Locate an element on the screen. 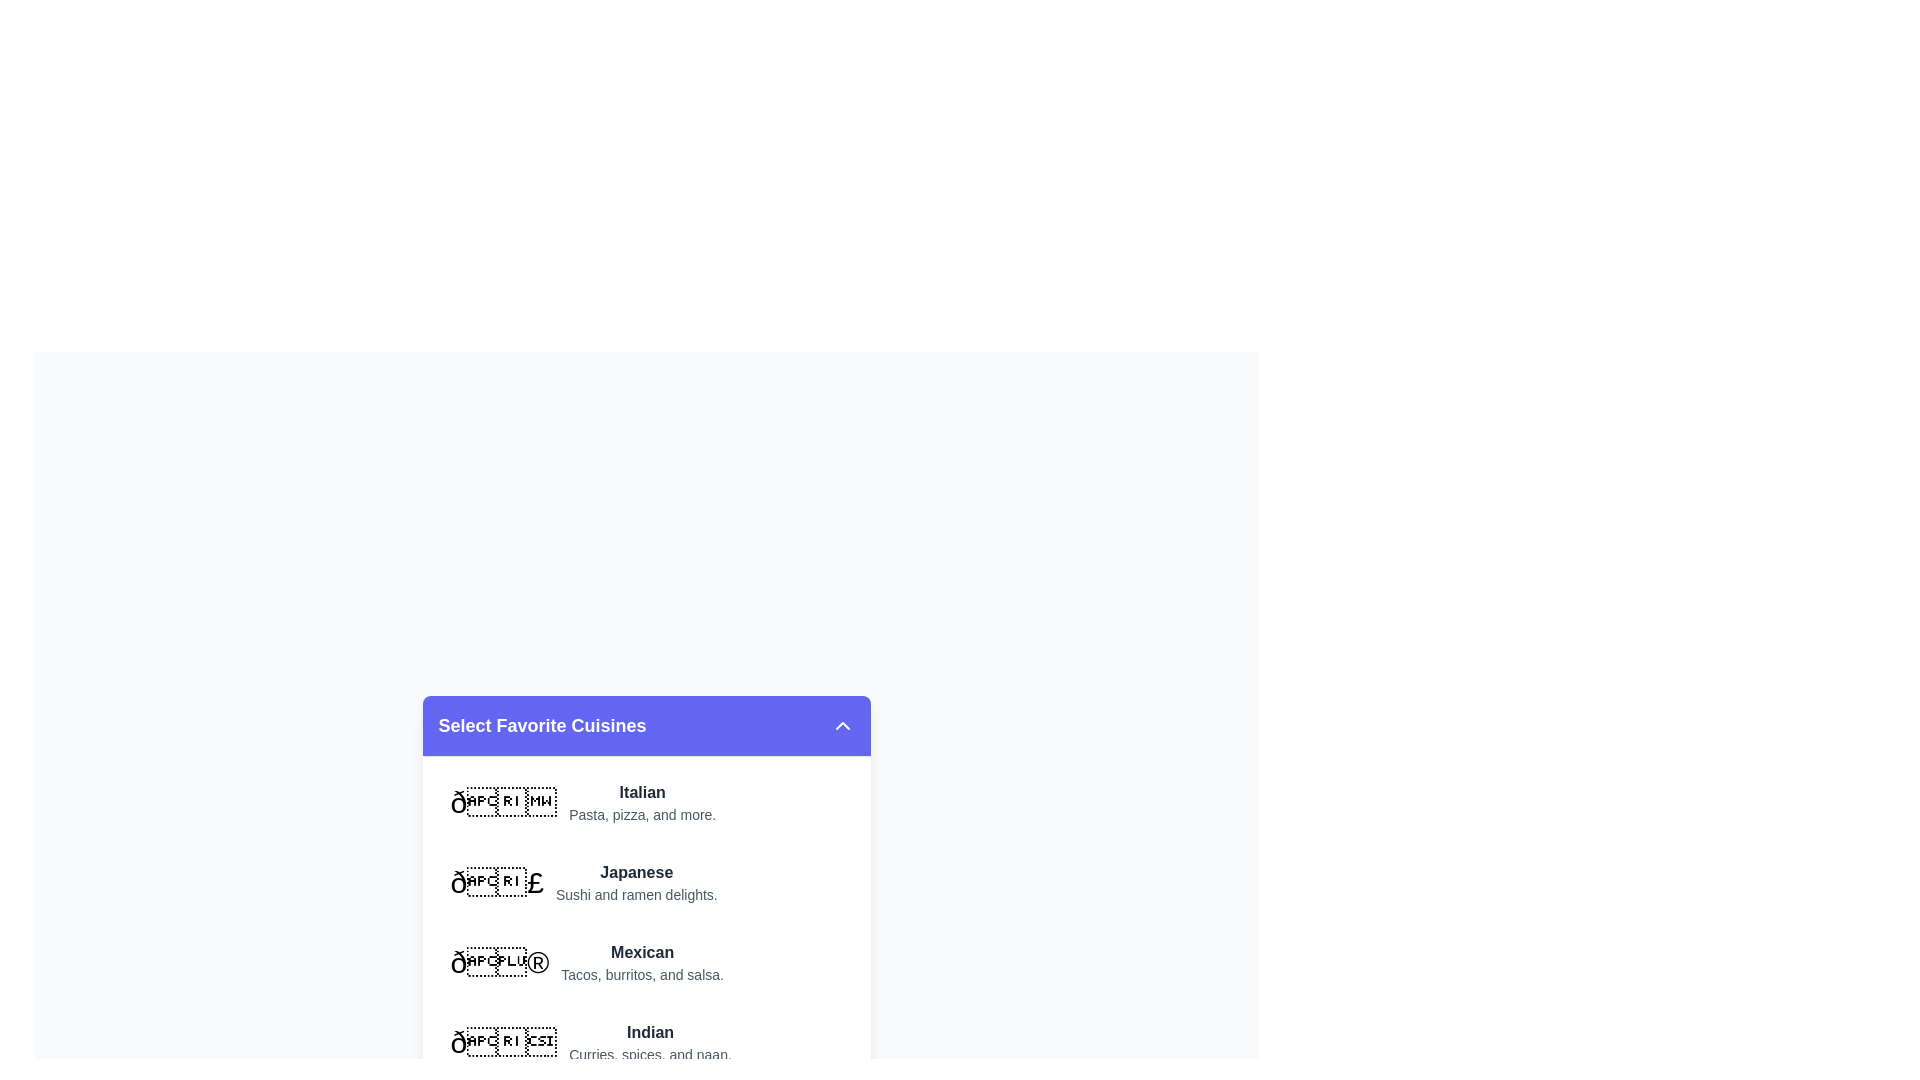  the text label displaying 'Italian' and 'Pasta, pizza, and more.' which is the second element in the list under the header 'Select Favorite Cuisines' is located at coordinates (642, 801).